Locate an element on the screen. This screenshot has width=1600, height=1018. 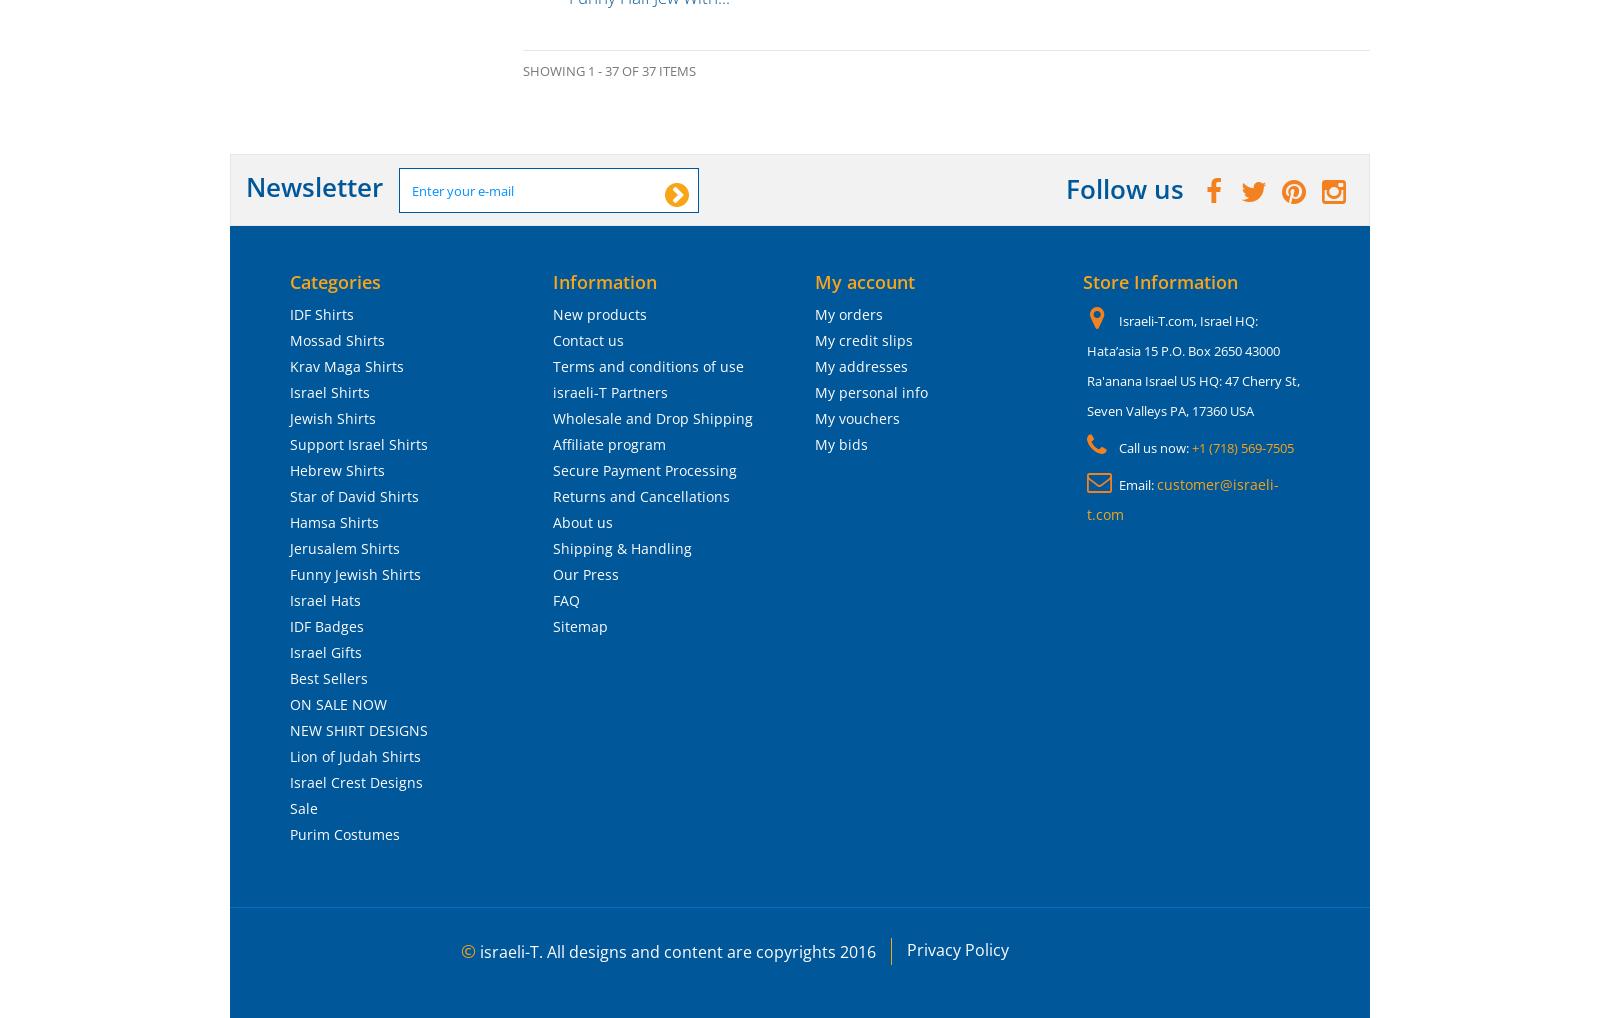
'israeli-T. All designs and content are copyrights 2016' is located at coordinates (676, 951).